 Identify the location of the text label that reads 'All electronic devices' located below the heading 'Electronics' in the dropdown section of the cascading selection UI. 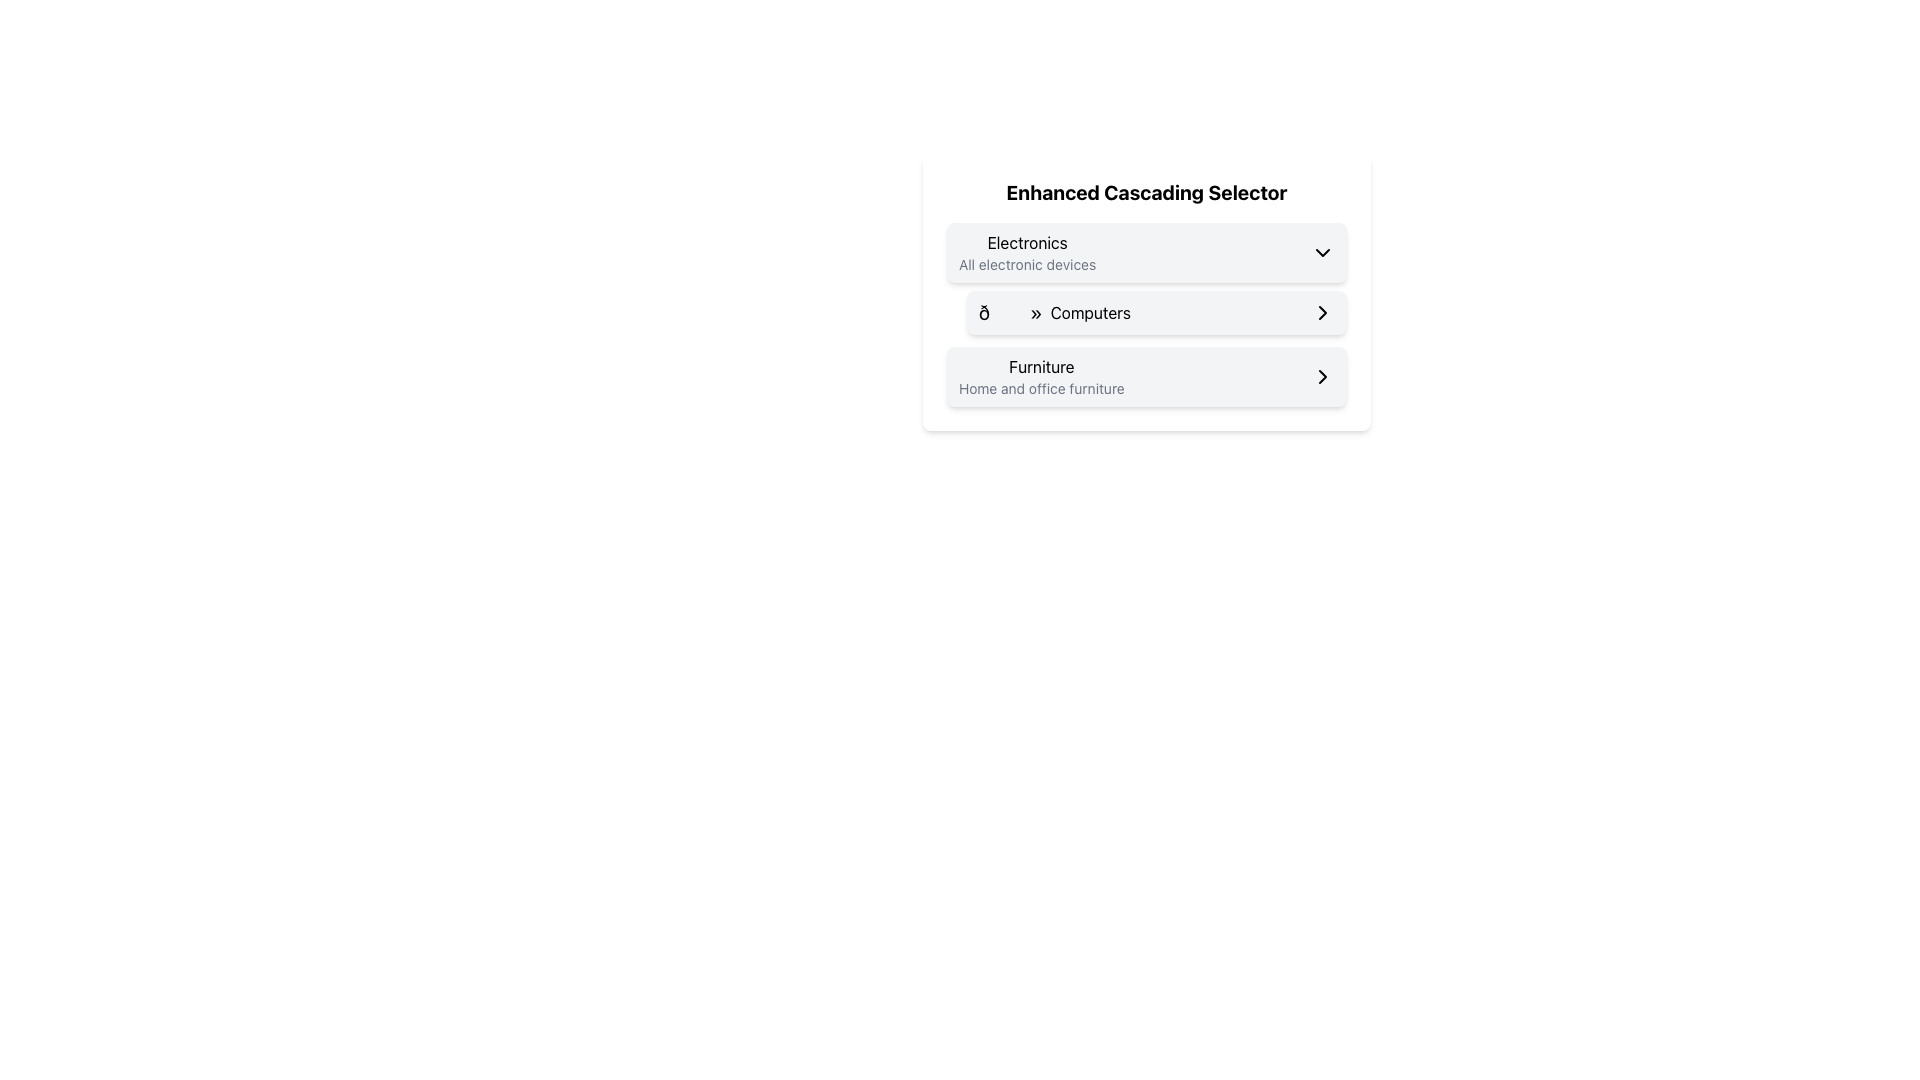
(1027, 264).